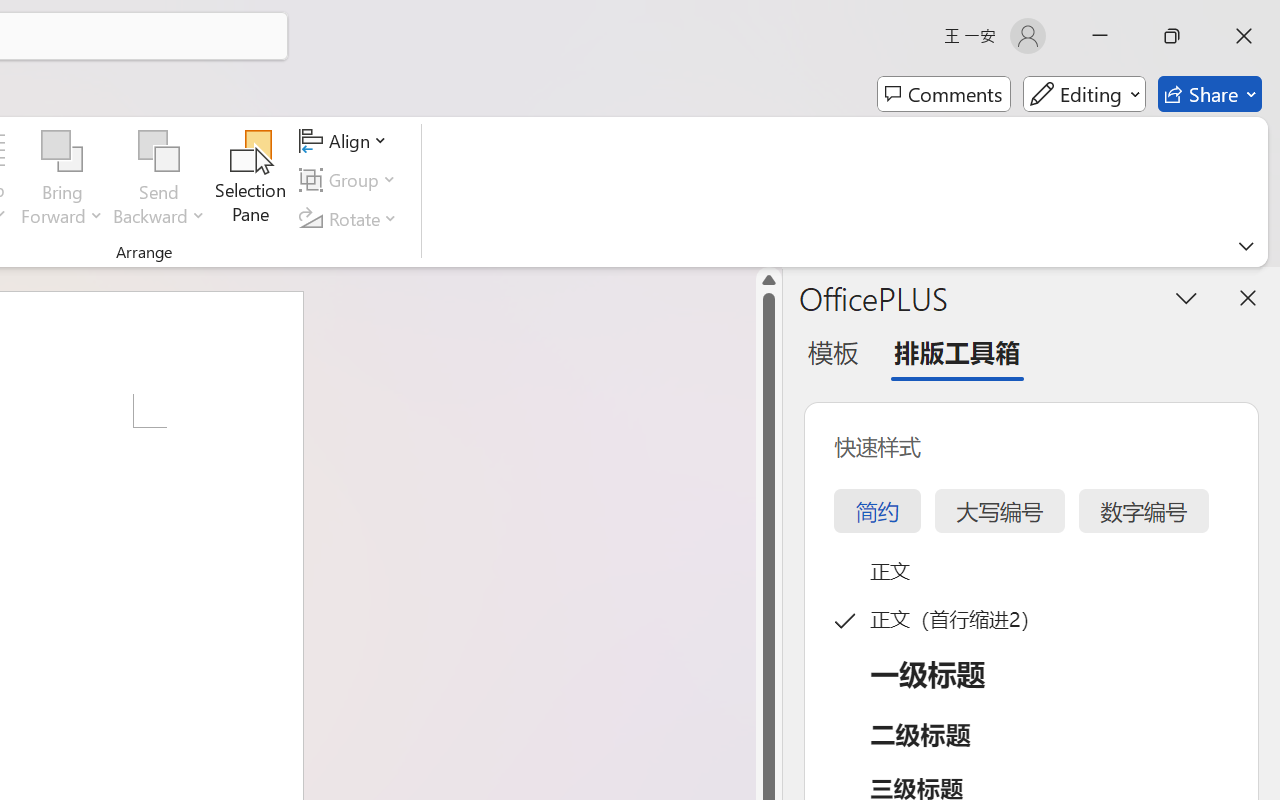 This screenshot has height=800, width=1280. What do you see at coordinates (351, 179) in the screenshot?
I see `'Group'` at bounding box center [351, 179].